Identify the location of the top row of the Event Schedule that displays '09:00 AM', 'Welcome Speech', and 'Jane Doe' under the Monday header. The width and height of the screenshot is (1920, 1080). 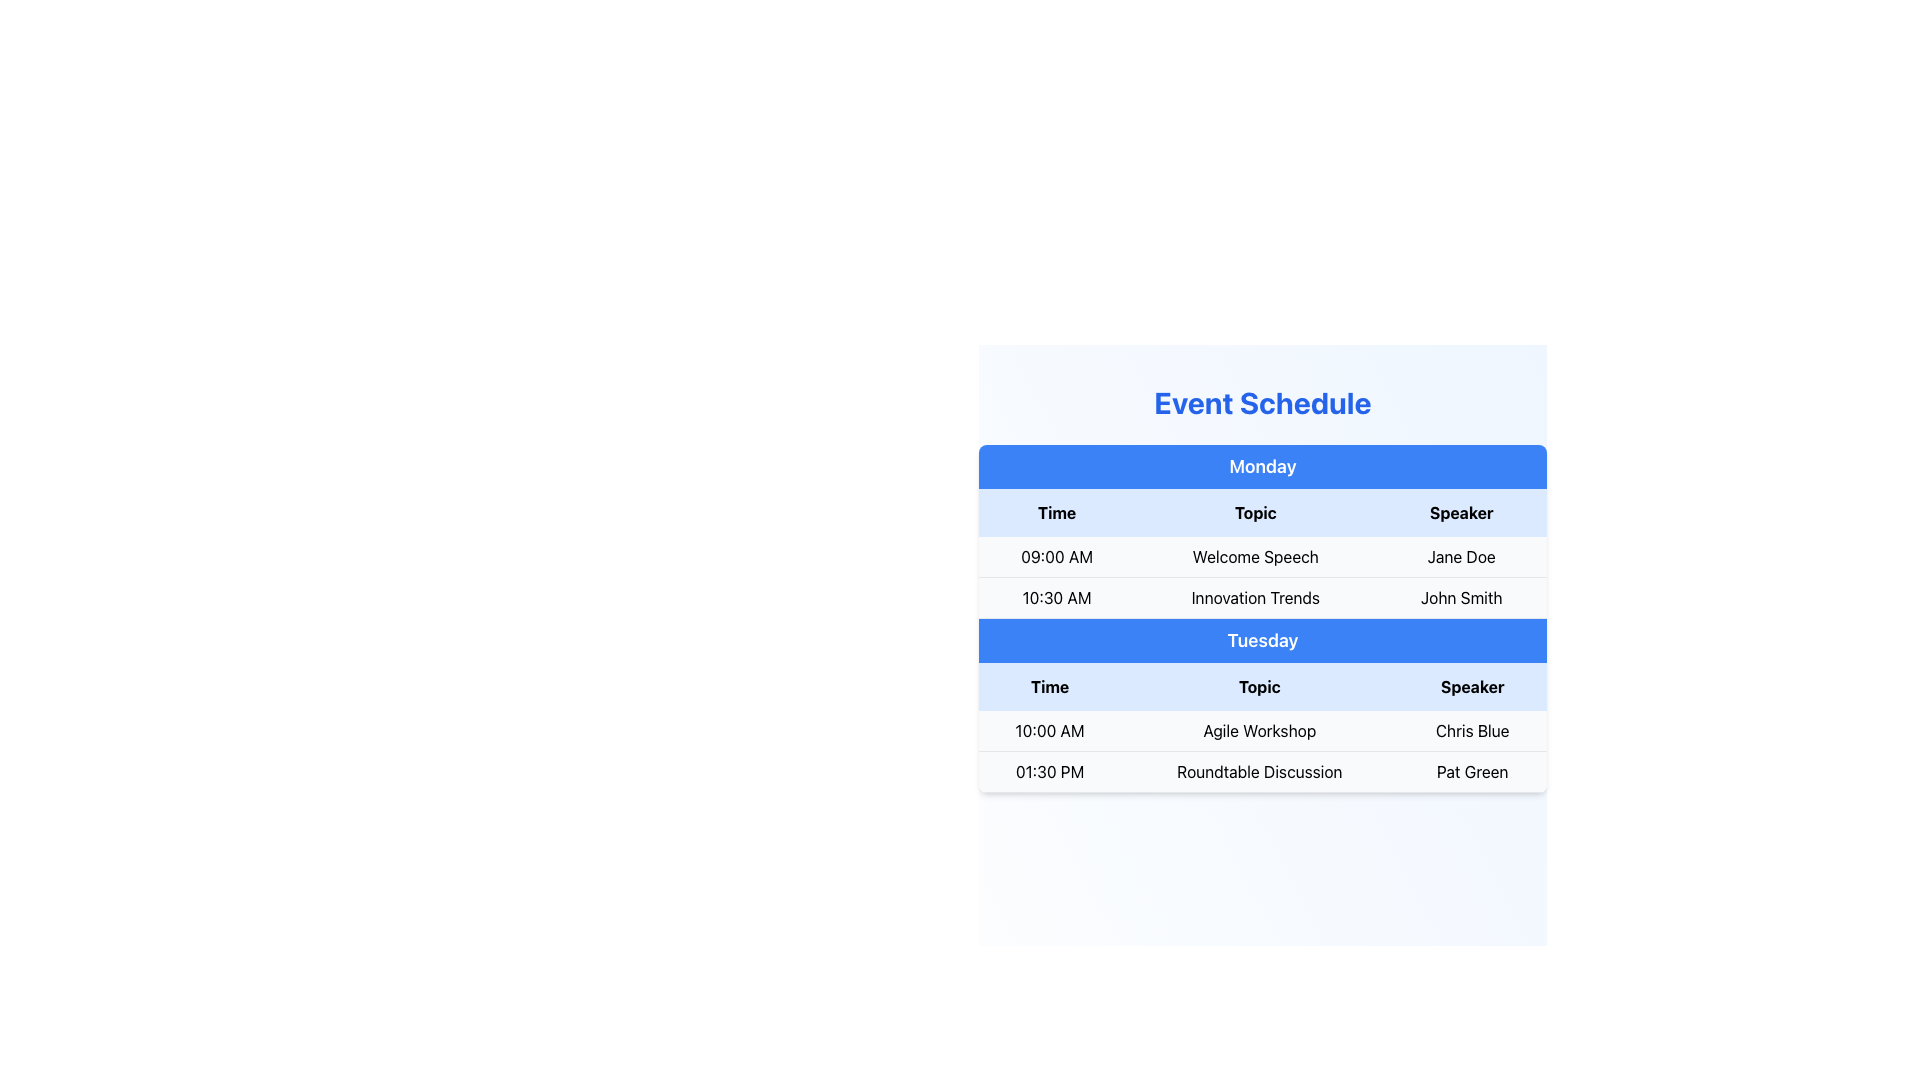
(1261, 556).